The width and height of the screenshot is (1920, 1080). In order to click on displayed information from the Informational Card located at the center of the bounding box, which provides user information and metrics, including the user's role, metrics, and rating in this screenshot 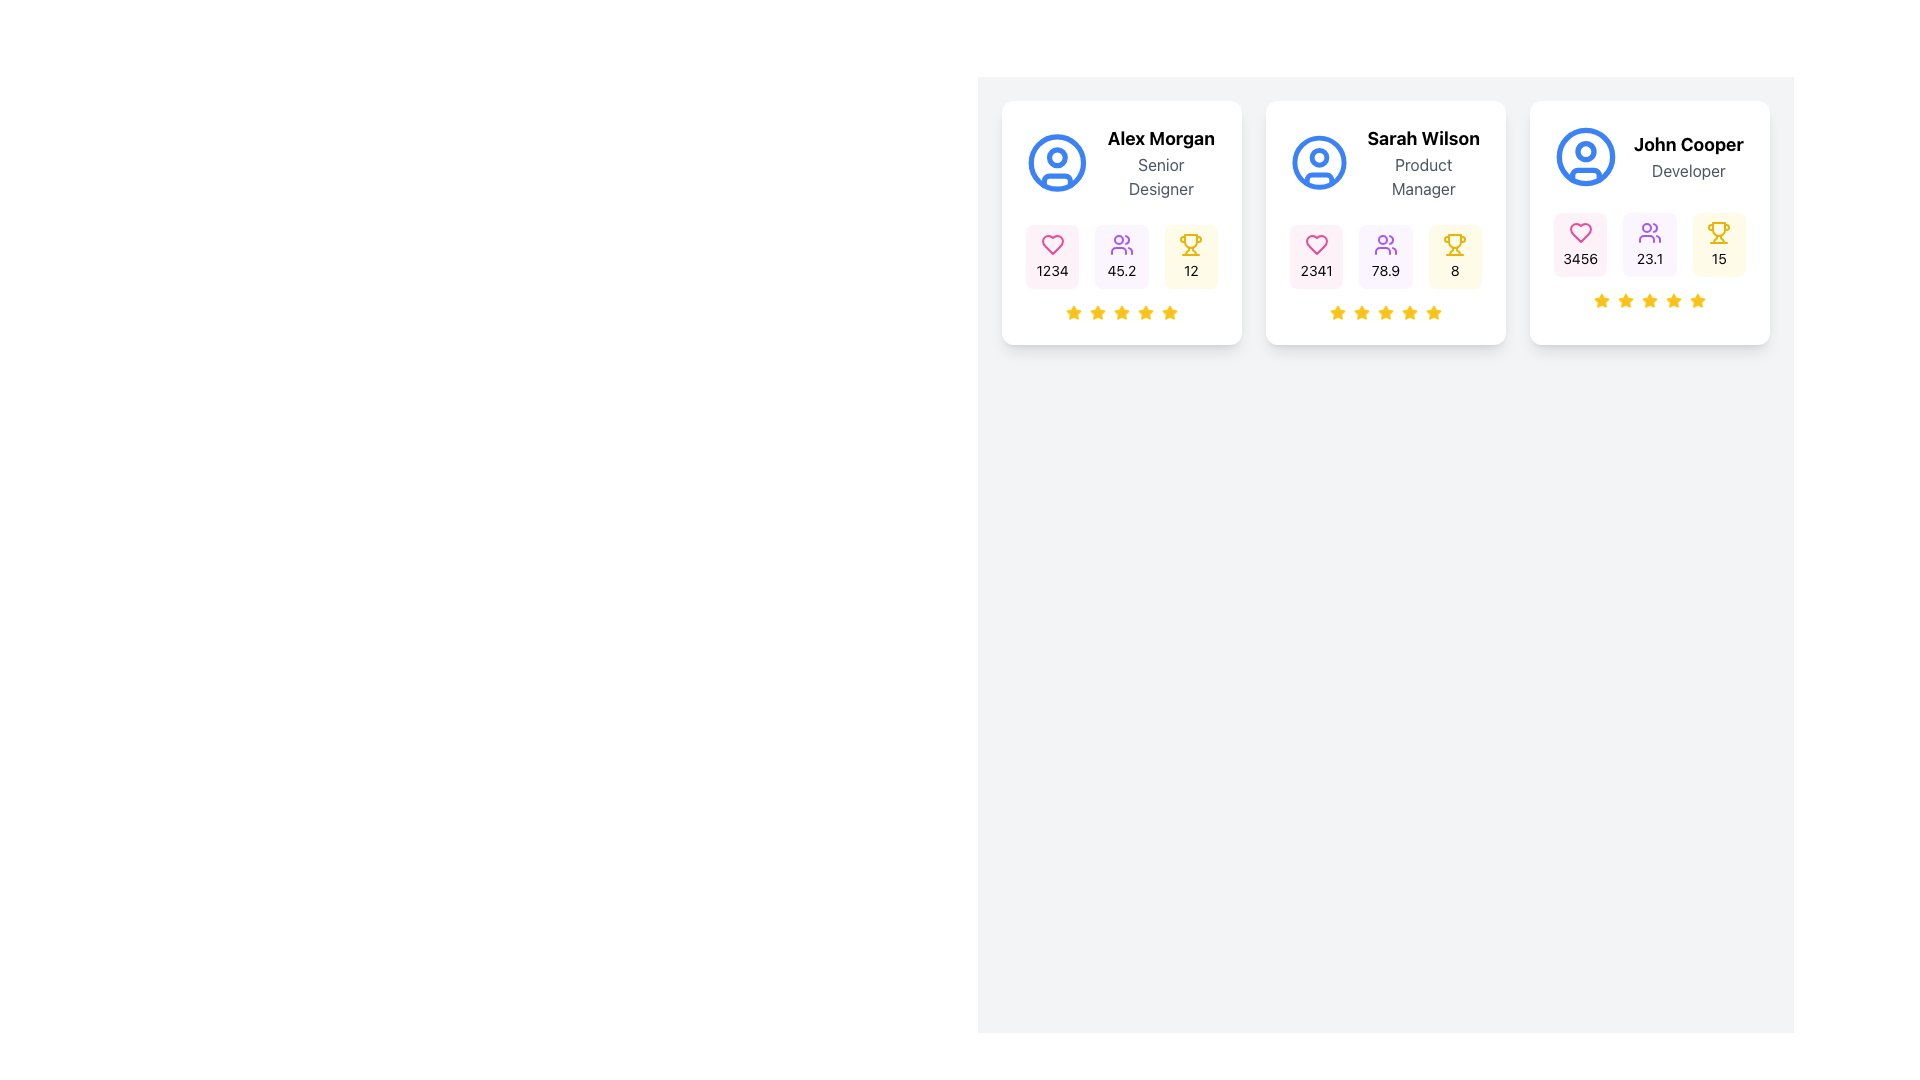, I will do `click(1385, 223)`.